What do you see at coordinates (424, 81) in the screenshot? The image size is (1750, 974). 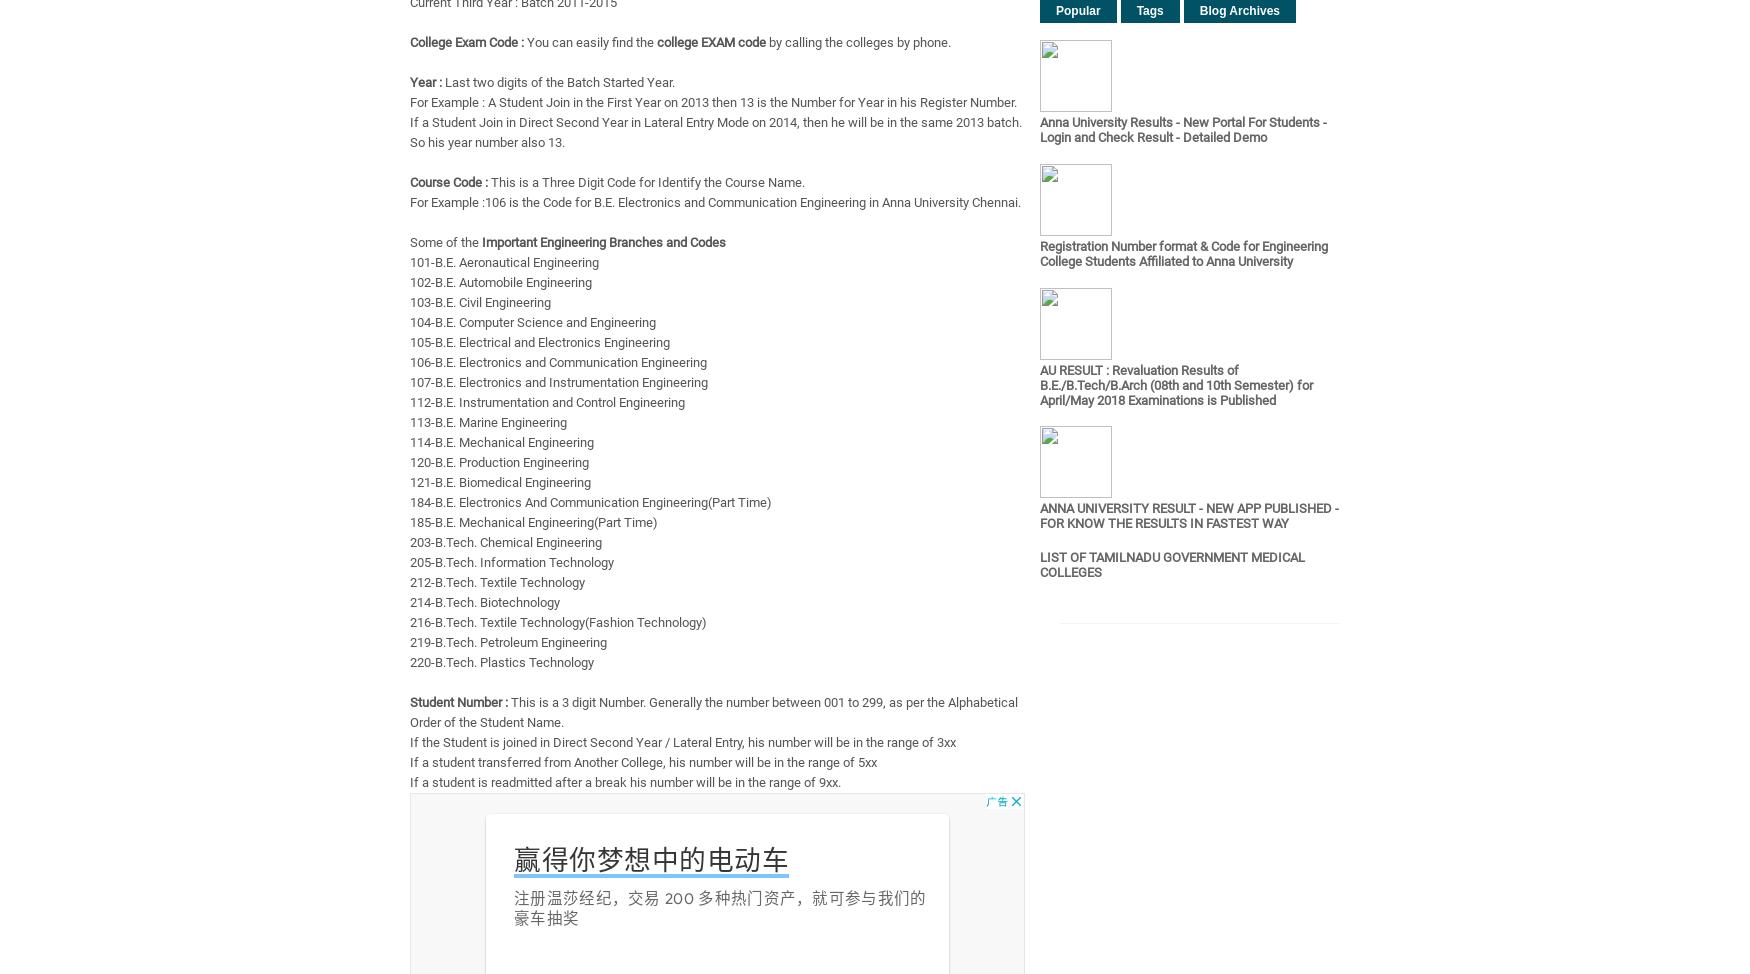 I see `'Year :'` at bounding box center [424, 81].